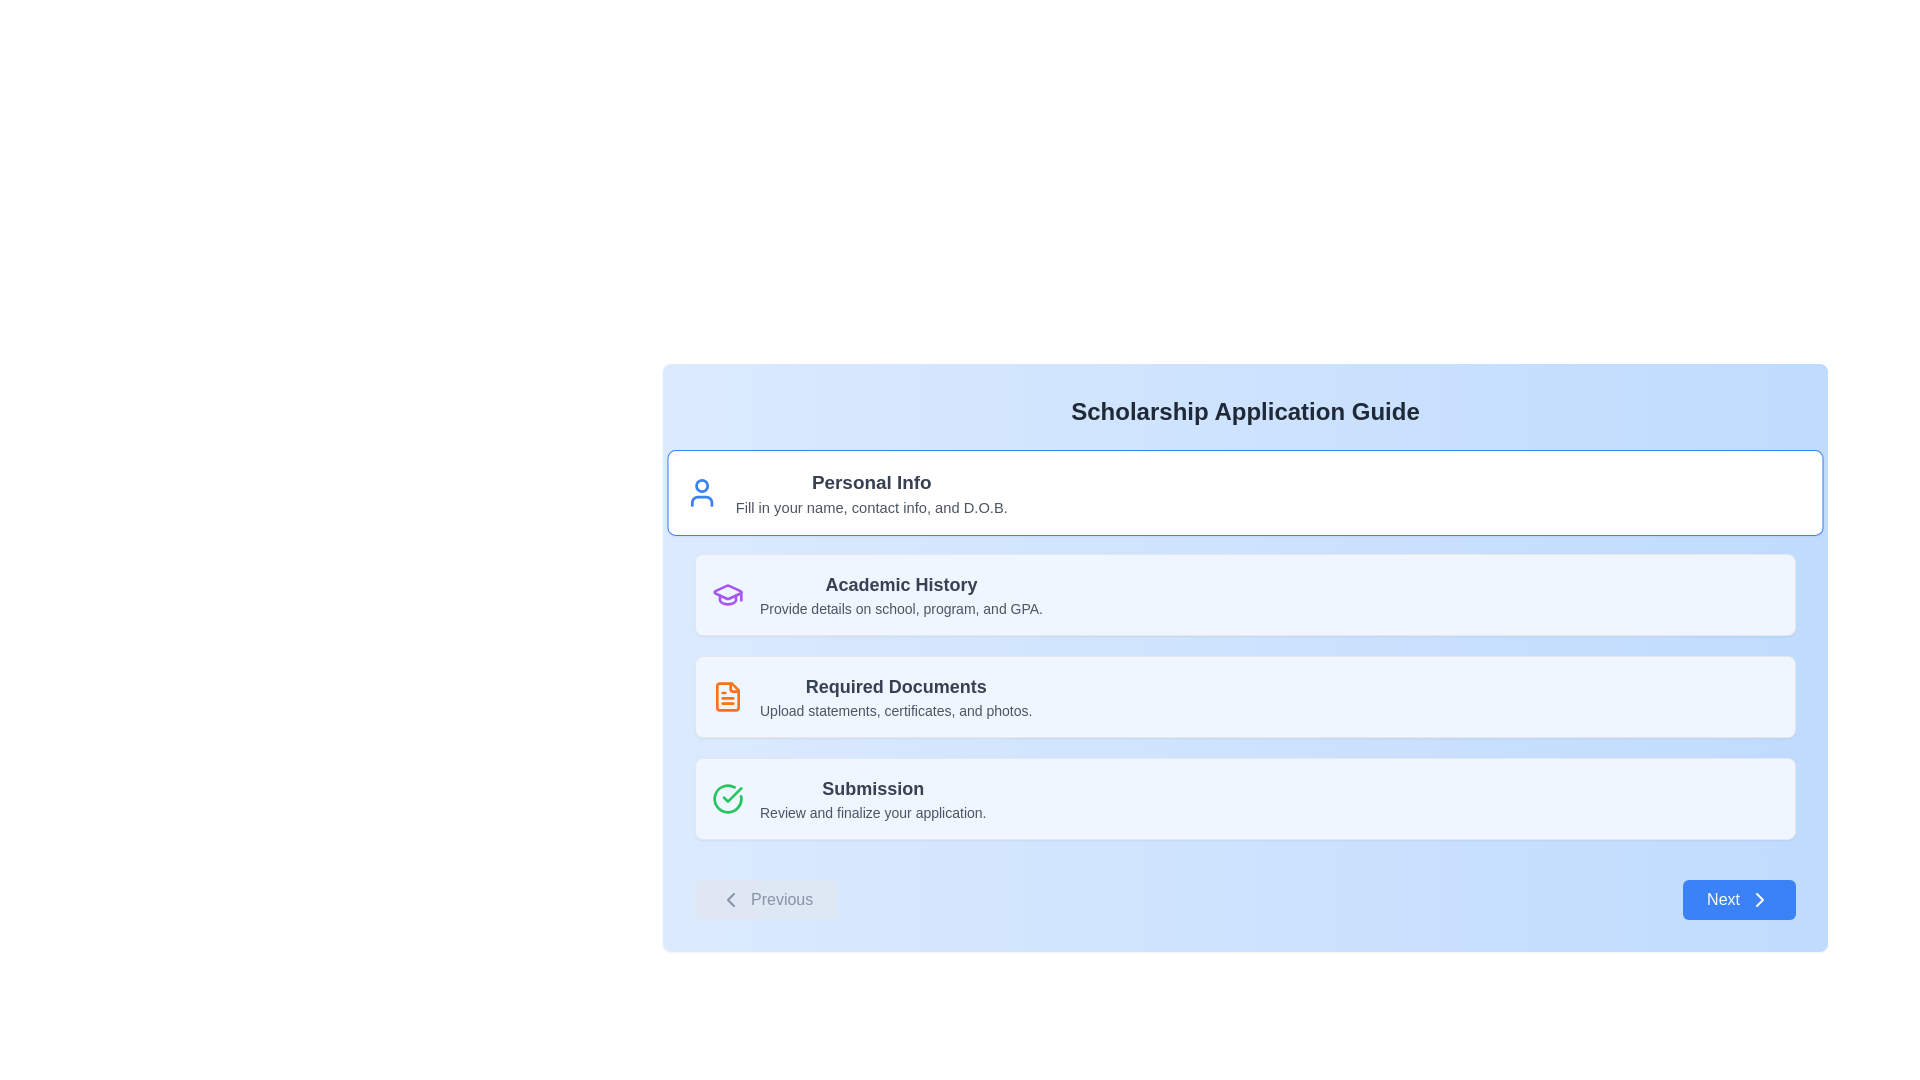  Describe the element at coordinates (702, 486) in the screenshot. I see `the circular decorative element within the SVG user silhouette icon located in the header of the 'Personal Info' section` at that location.